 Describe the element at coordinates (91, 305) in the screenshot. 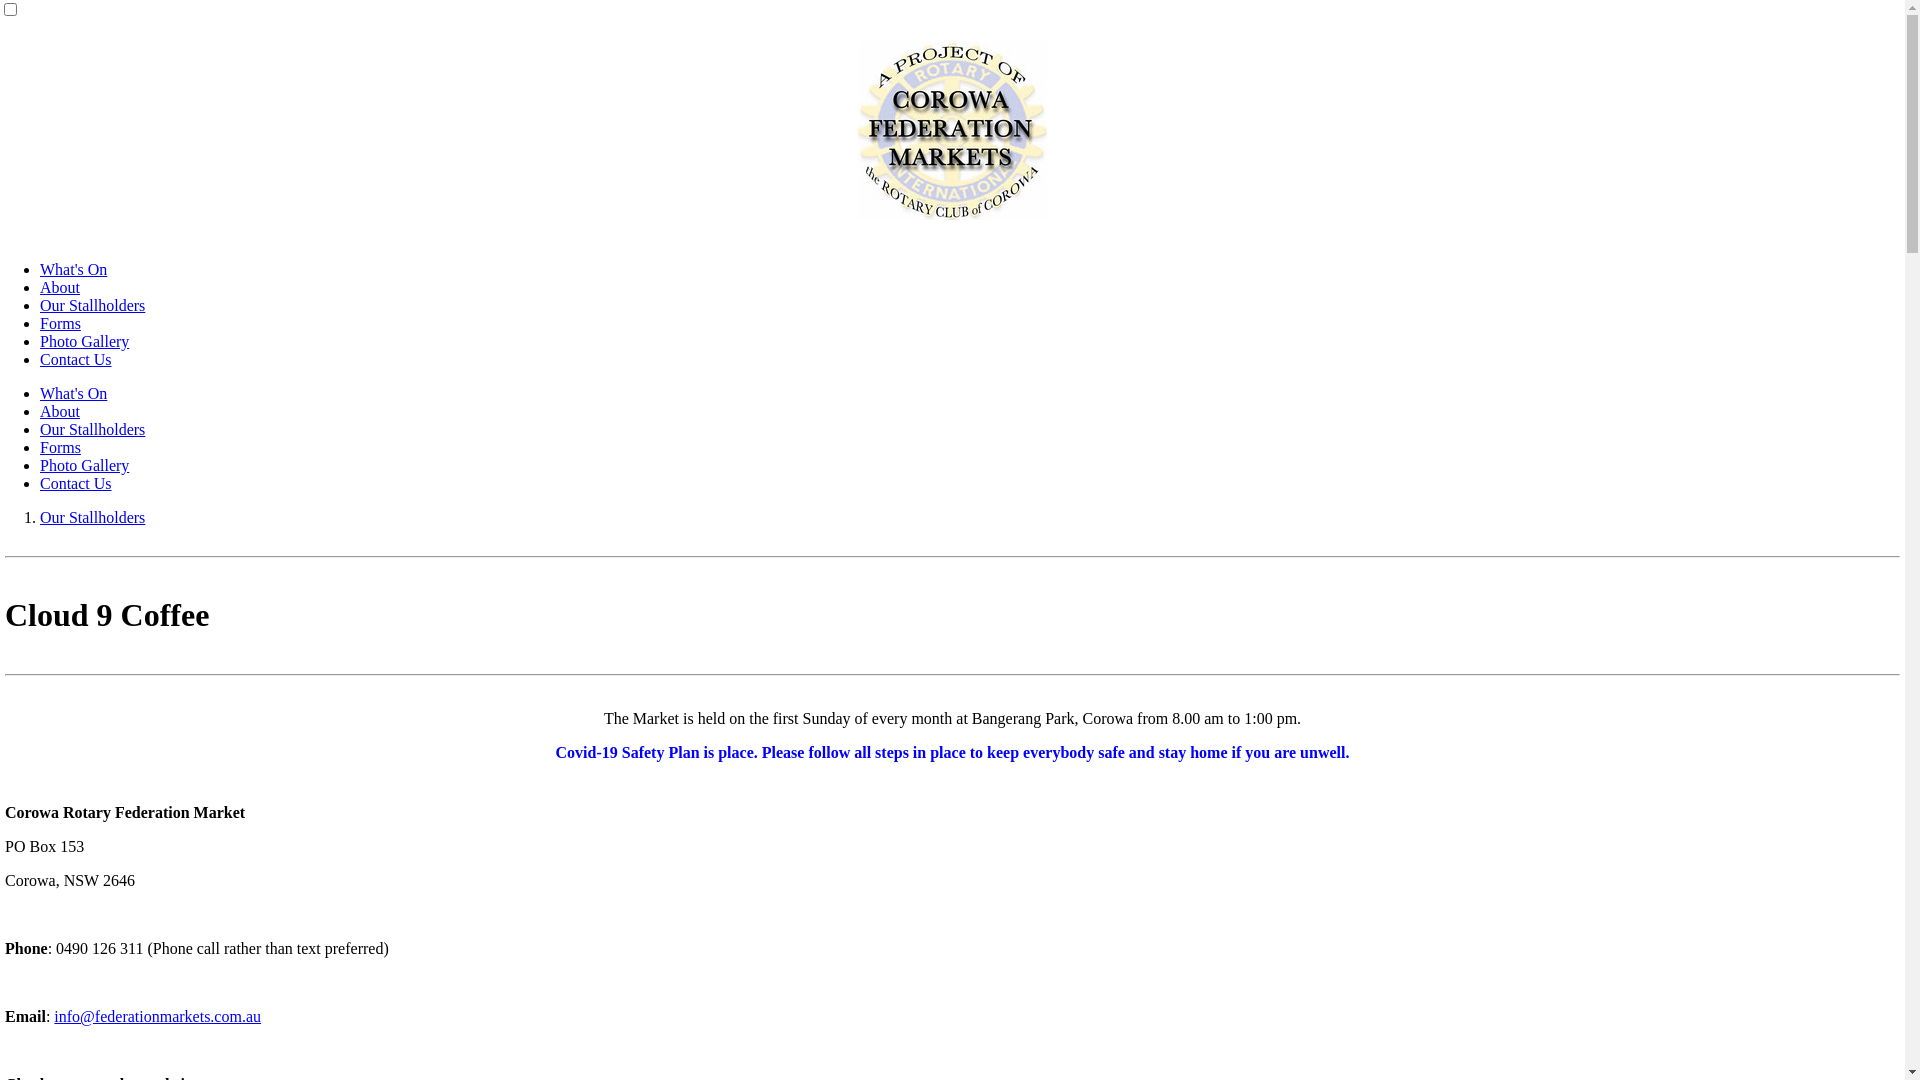

I see `'Our Stallholders'` at that location.